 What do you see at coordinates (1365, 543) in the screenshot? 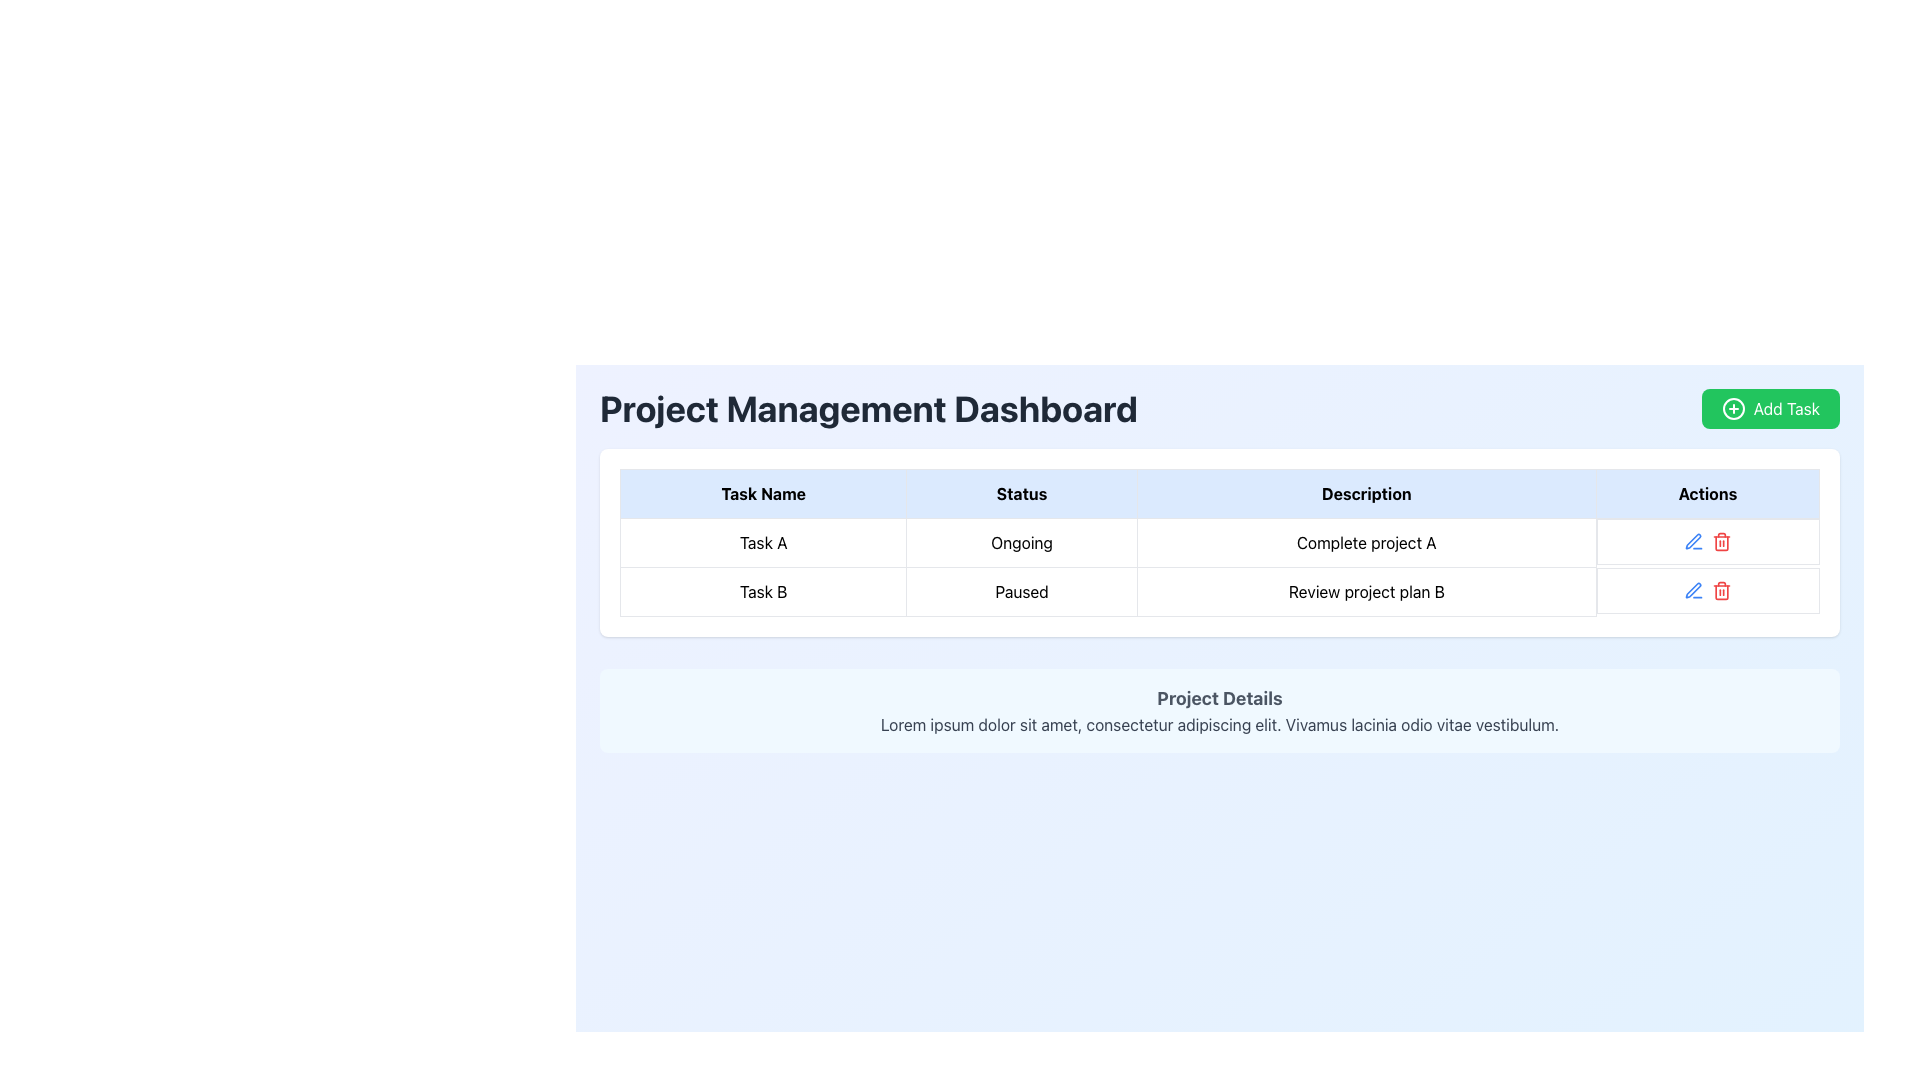
I see `text label that describes 'Task A' located in the Description column of the first row of the table, horizontally aligned with the 'Ongoing' cell in the Status column and the 'Task A' cell in the Task Name column` at bounding box center [1365, 543].